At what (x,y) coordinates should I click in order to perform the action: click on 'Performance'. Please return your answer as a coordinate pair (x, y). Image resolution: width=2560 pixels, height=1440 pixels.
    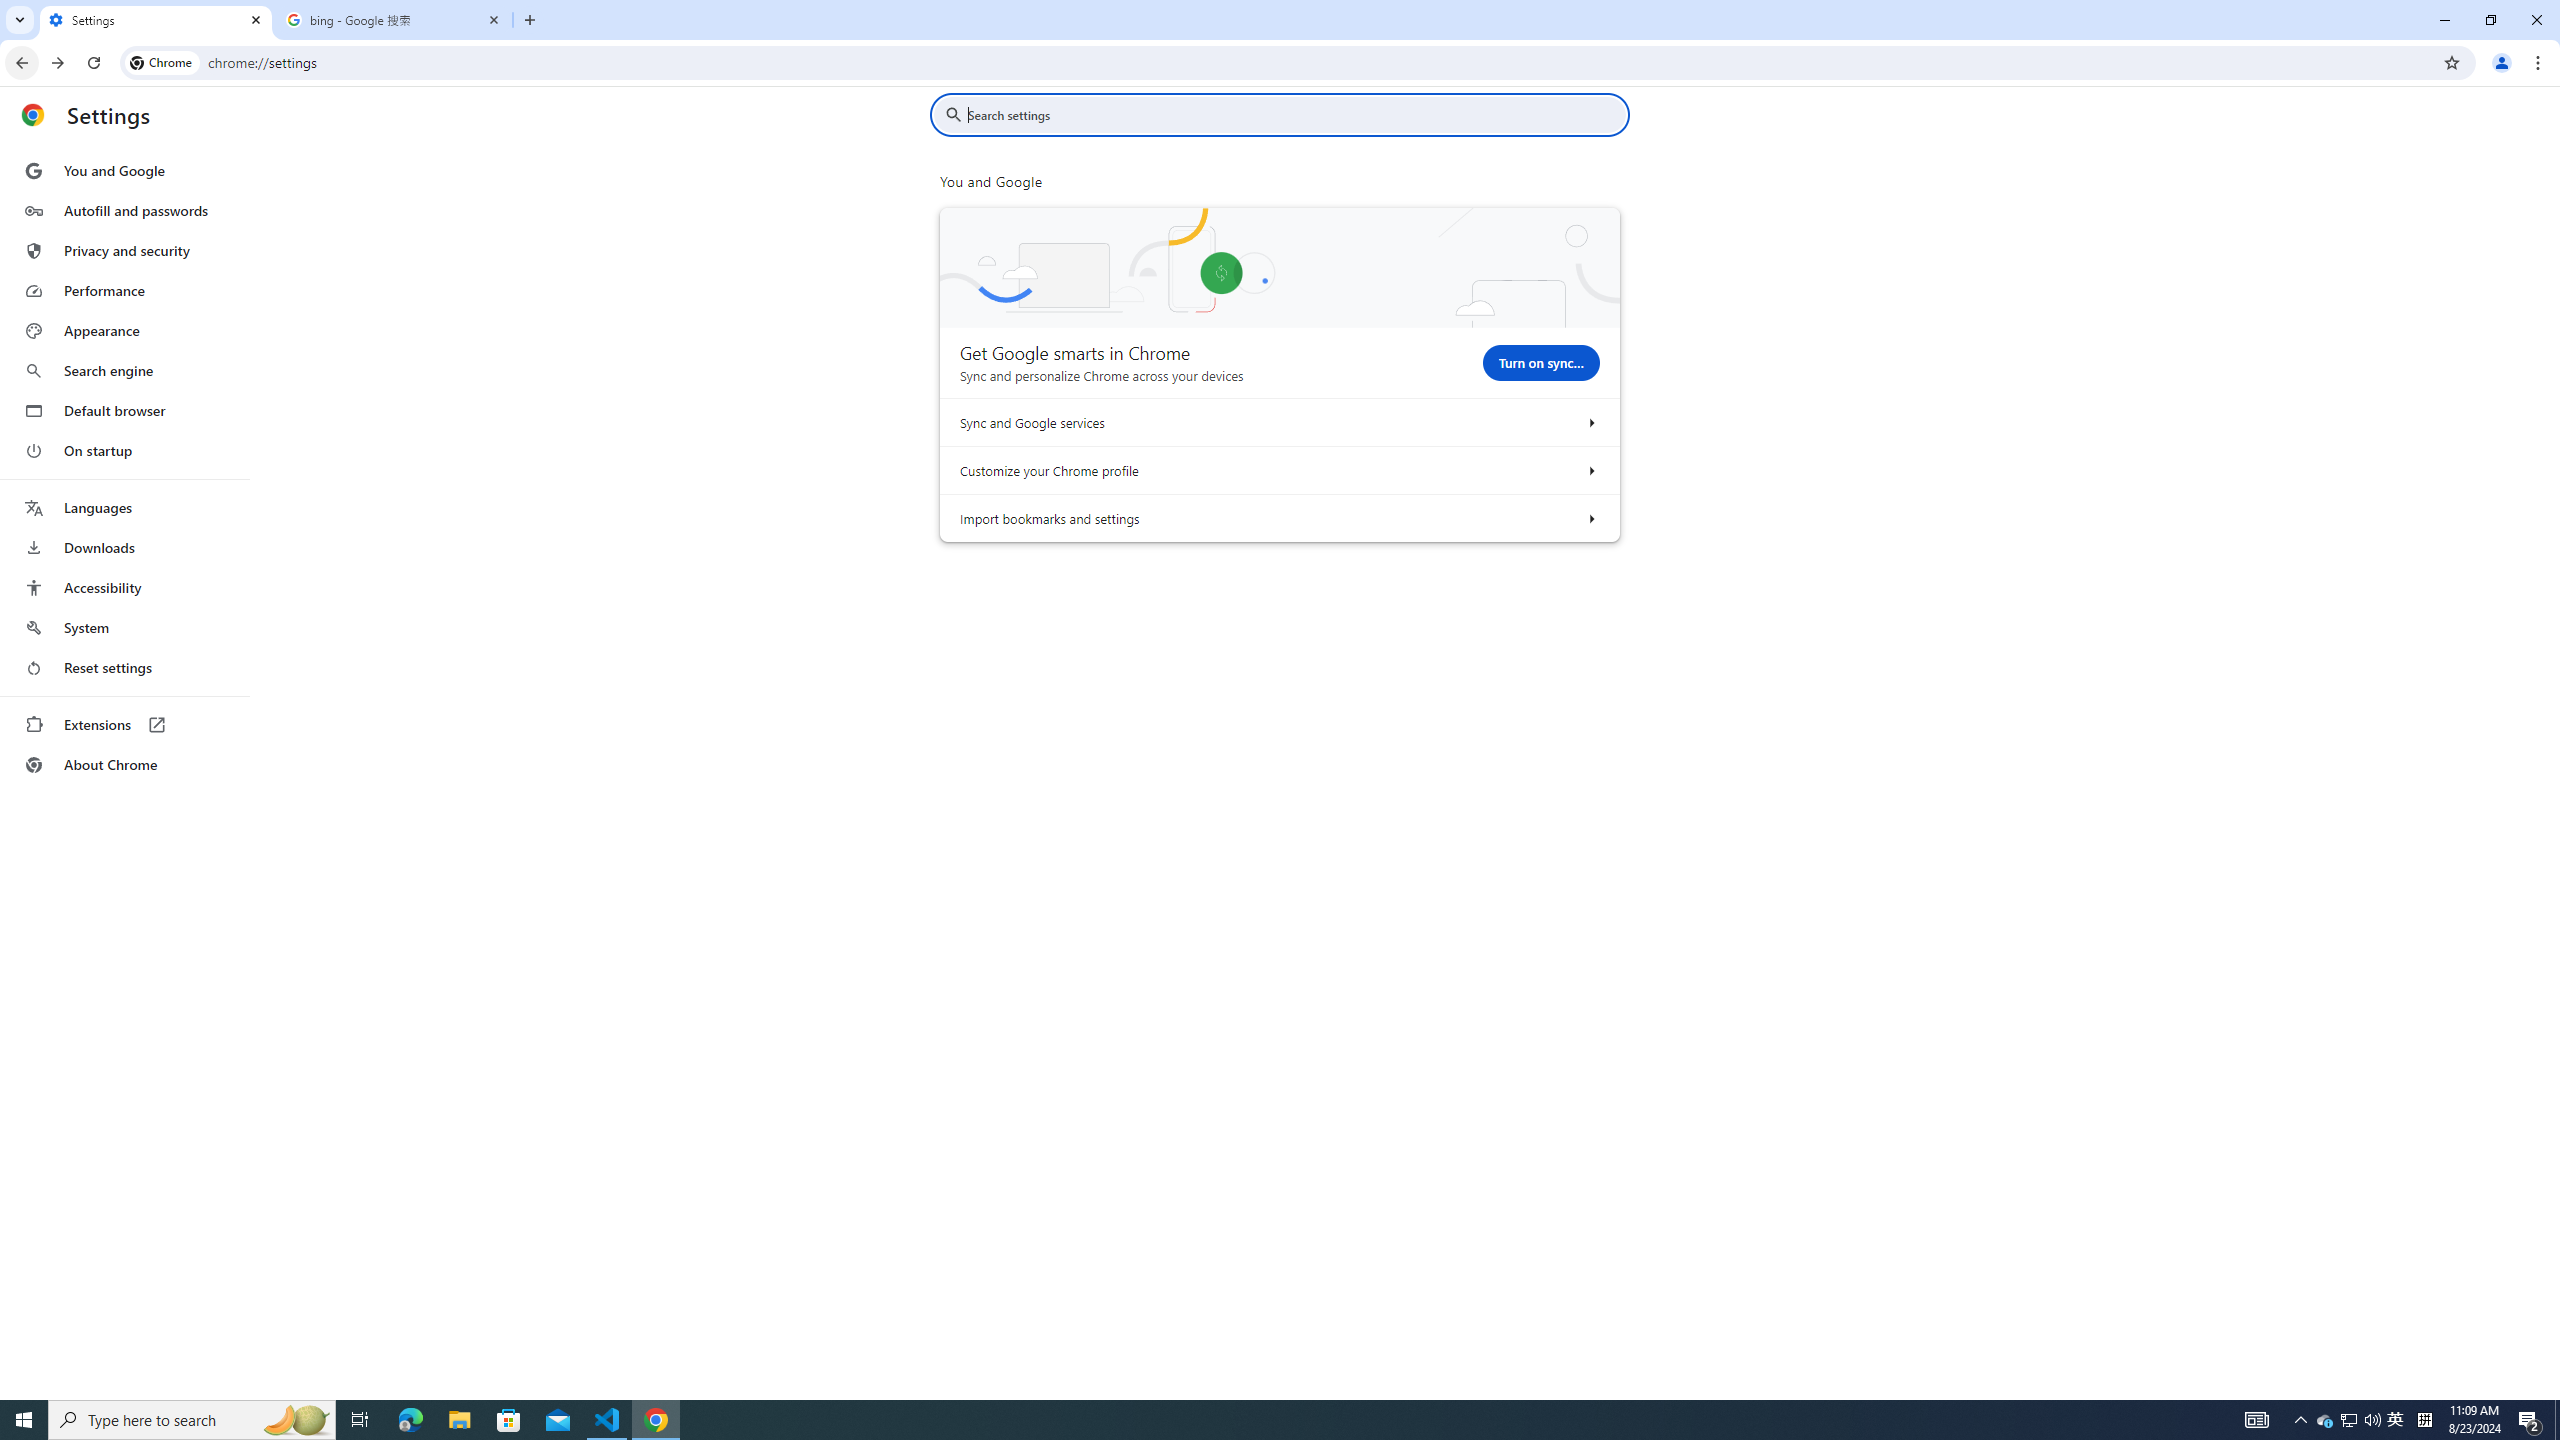
    Looking at the image, I should click on (123, 290).